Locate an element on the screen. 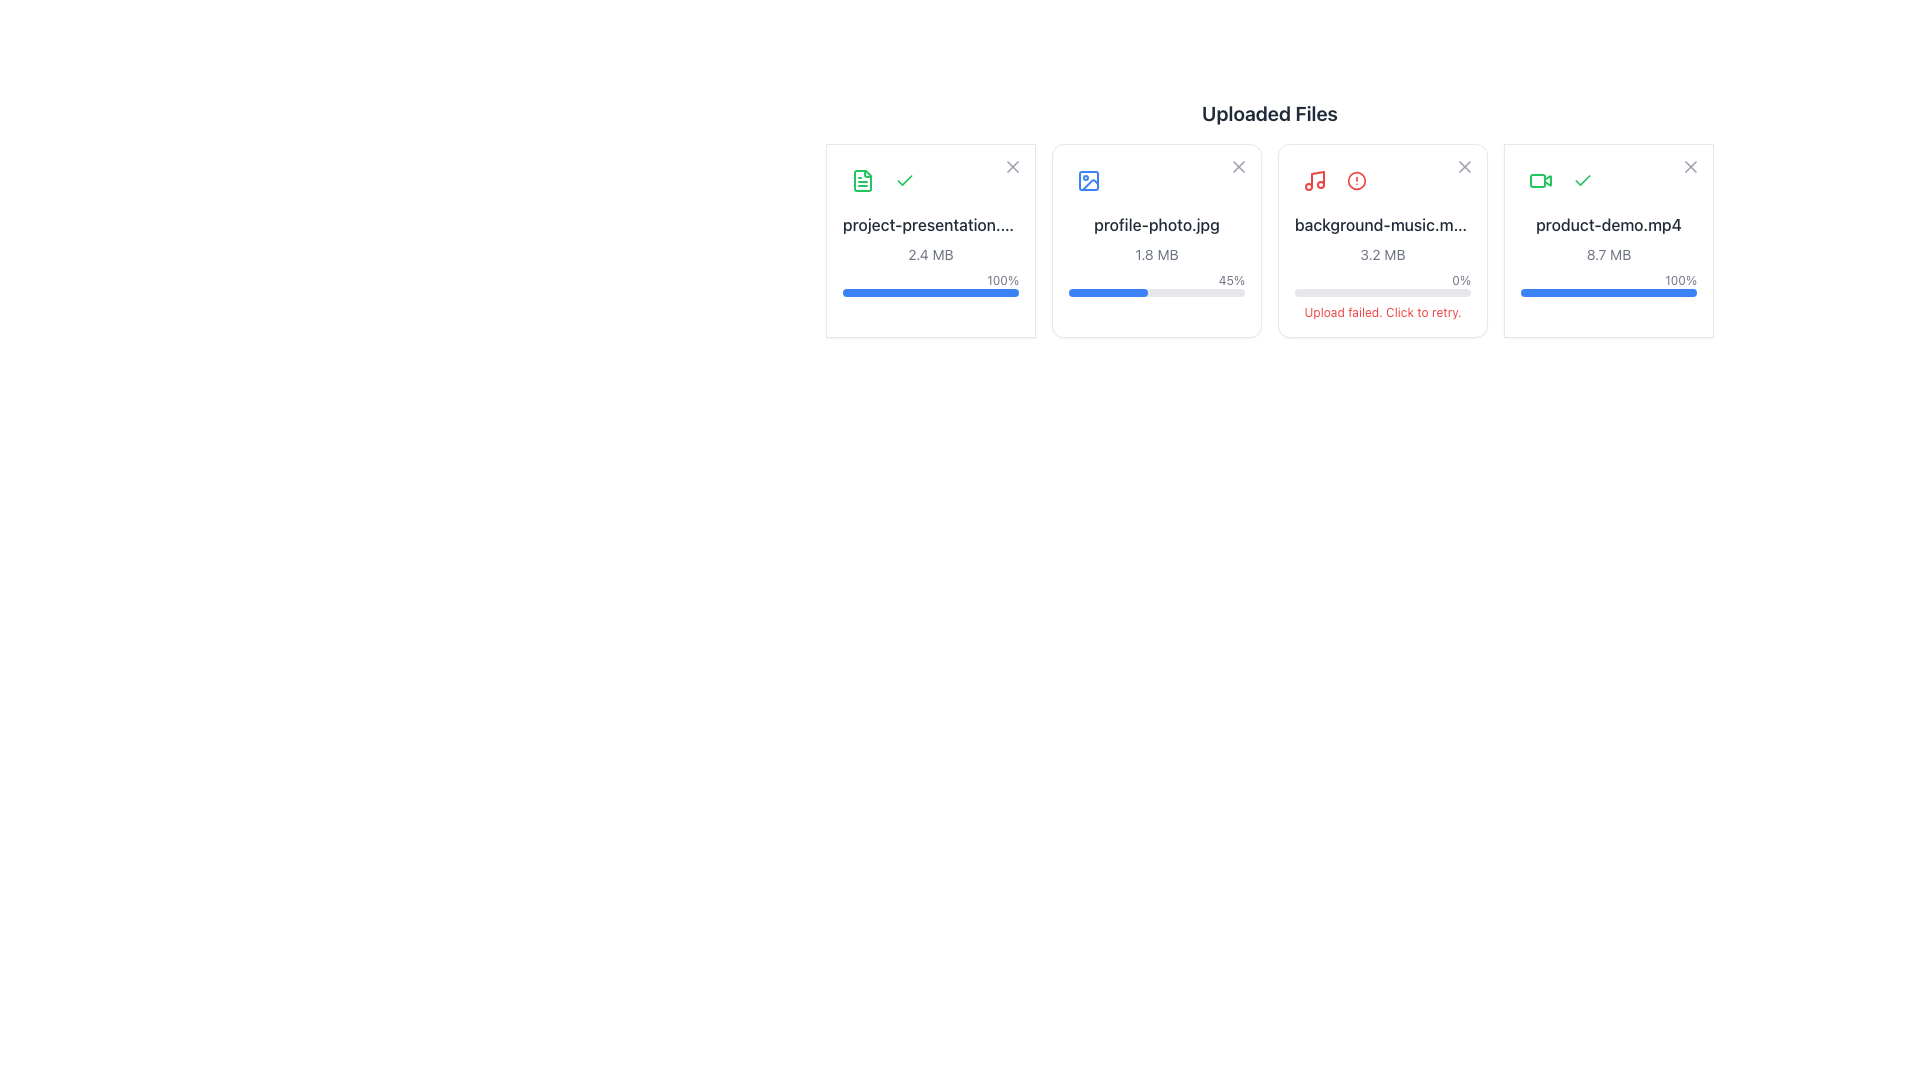 The height and width of the screenshot is (1080, 1920). the progress bar indicating upload progress for the file 'profile-photo.jpg', located in the second slot of the 'Uploaded Files' grid is located at coordinates (1156, 285).